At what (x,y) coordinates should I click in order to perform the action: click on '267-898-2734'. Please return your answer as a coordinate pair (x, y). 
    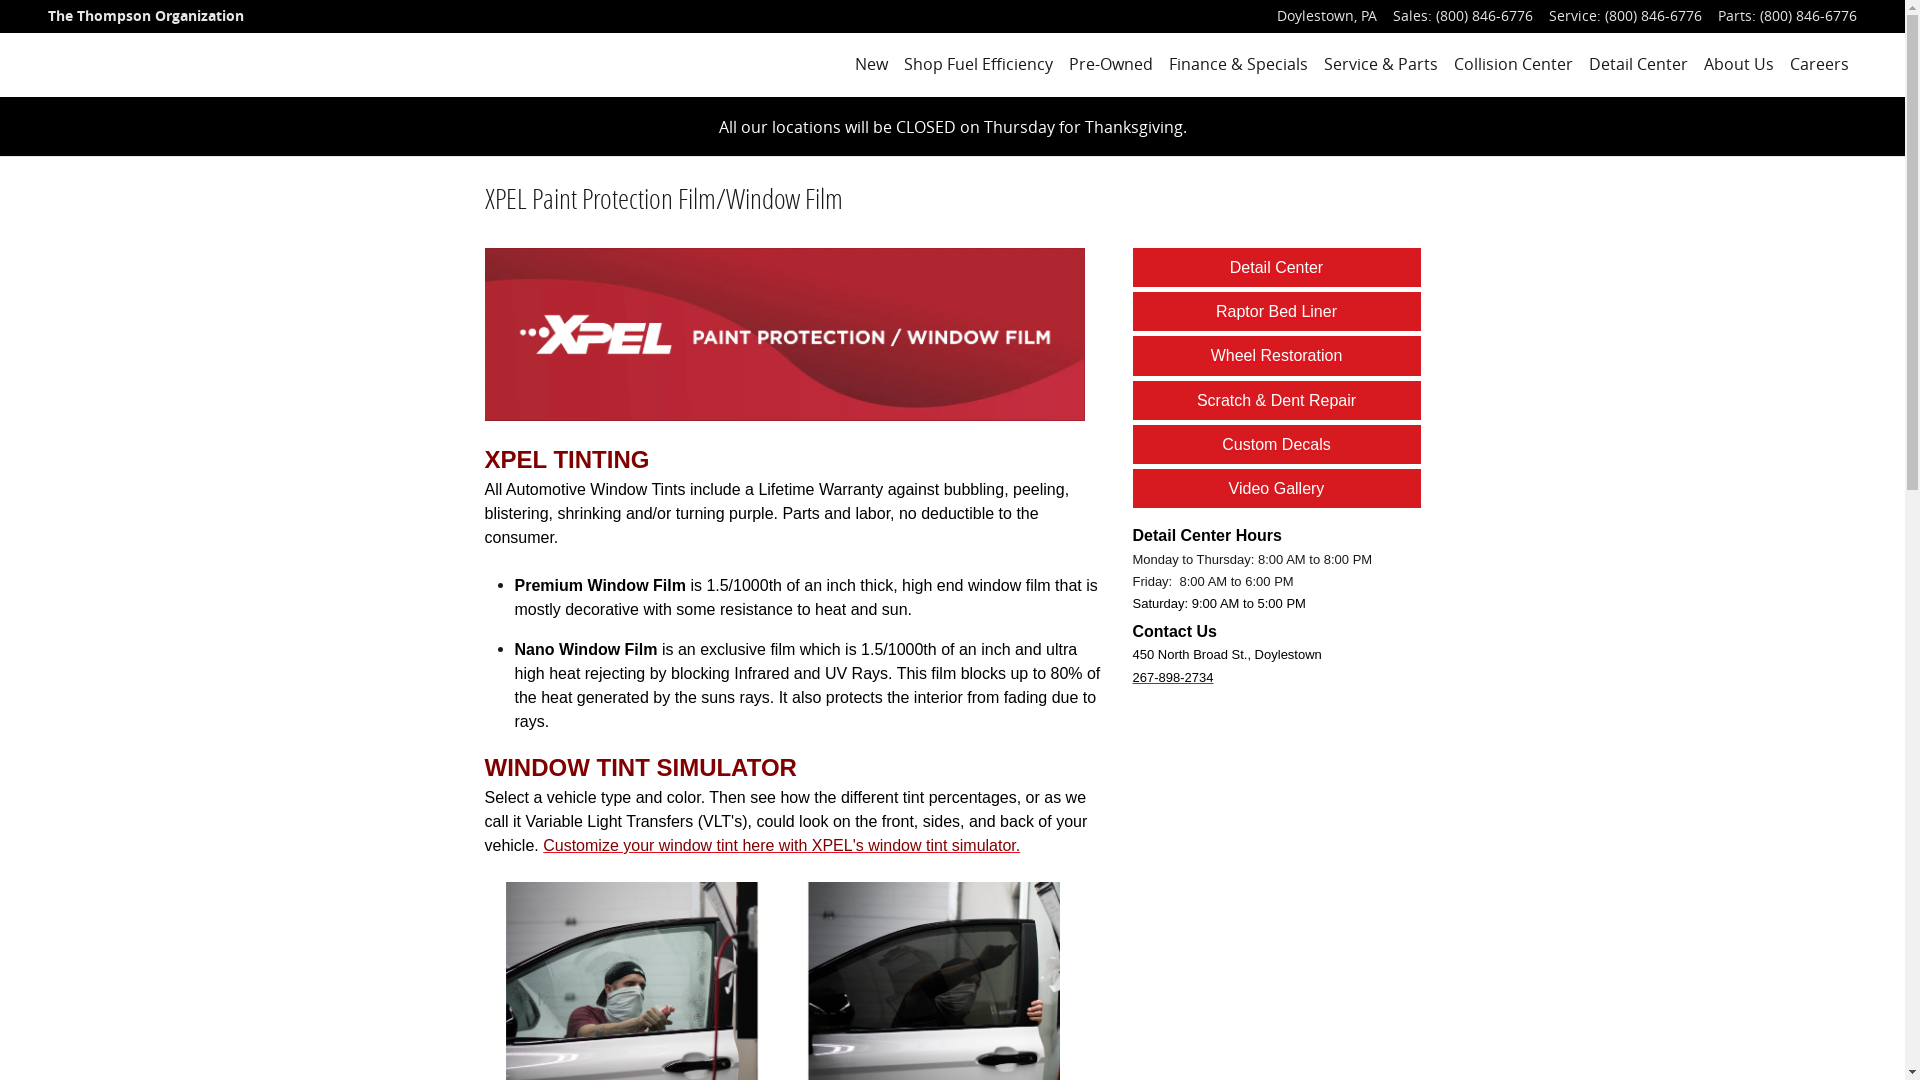
    Looking at the image, I should click on (1172, 675).